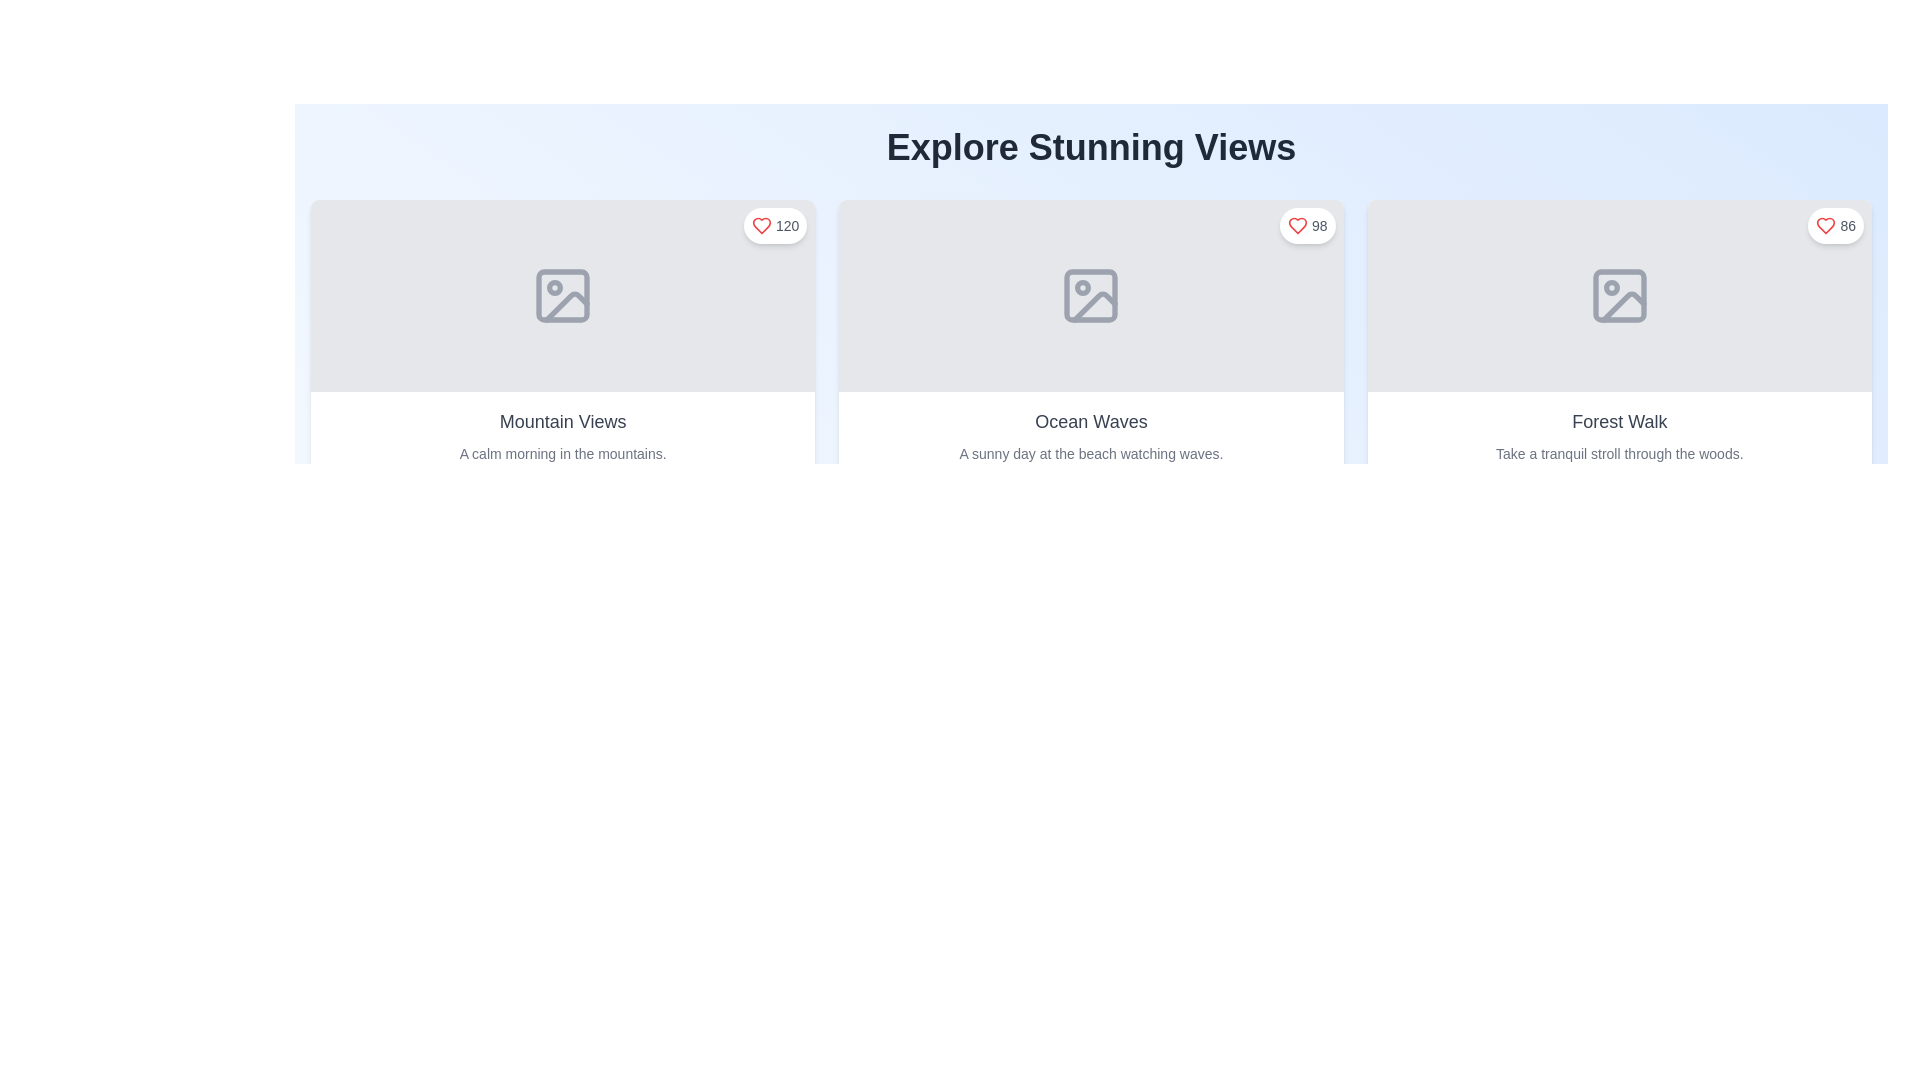 Image resolution: width=1920 pixels, height=1080 pixels. Describe the element at coordinates (1619, 434) in the screenshot. I see `text block located at the bottom of the rightmost card in a three-card layout, directly below the placeholder image` at that location.